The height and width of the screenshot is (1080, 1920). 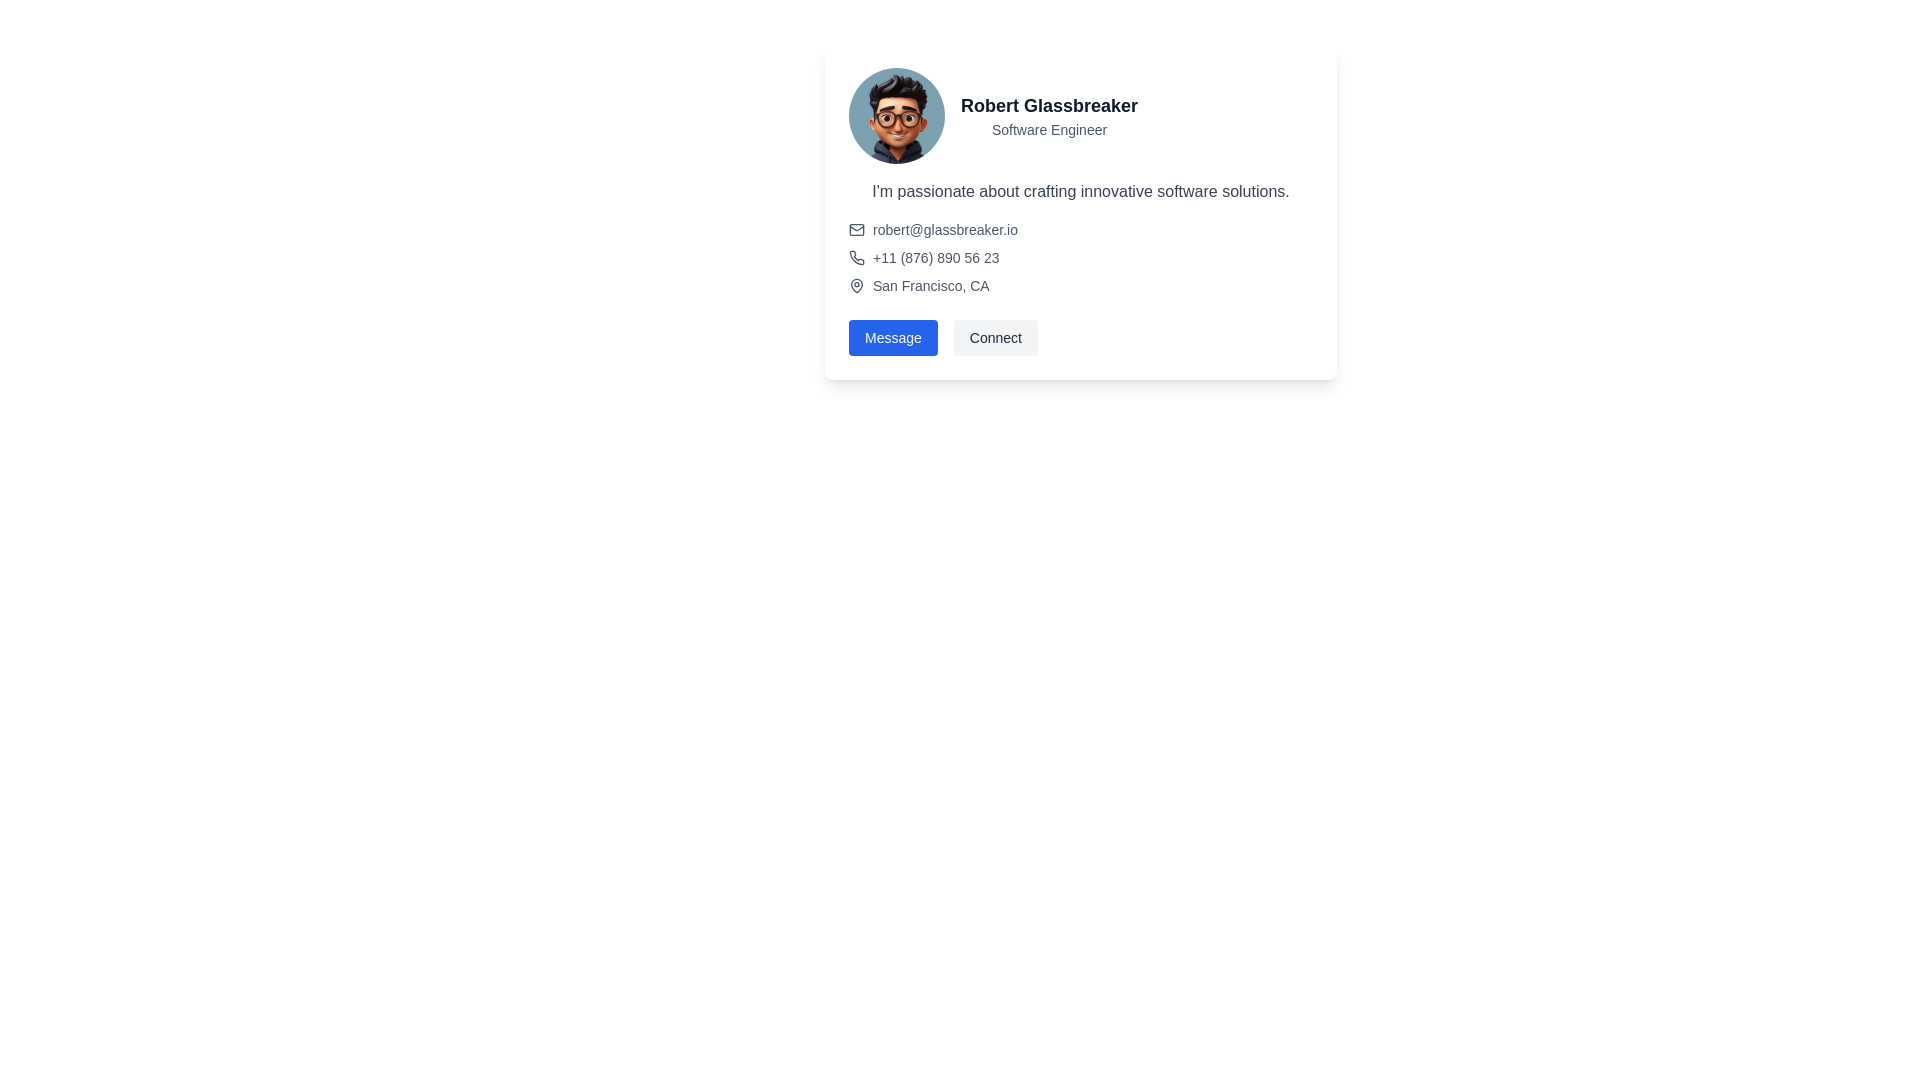 I want to click on the Decorative UI icon element, which is a rounded rectangle styled with a solid outline and positioned within an envelope icon to the left of the email address 'robert@glassbreaker.io', so click(x=857, y=229).